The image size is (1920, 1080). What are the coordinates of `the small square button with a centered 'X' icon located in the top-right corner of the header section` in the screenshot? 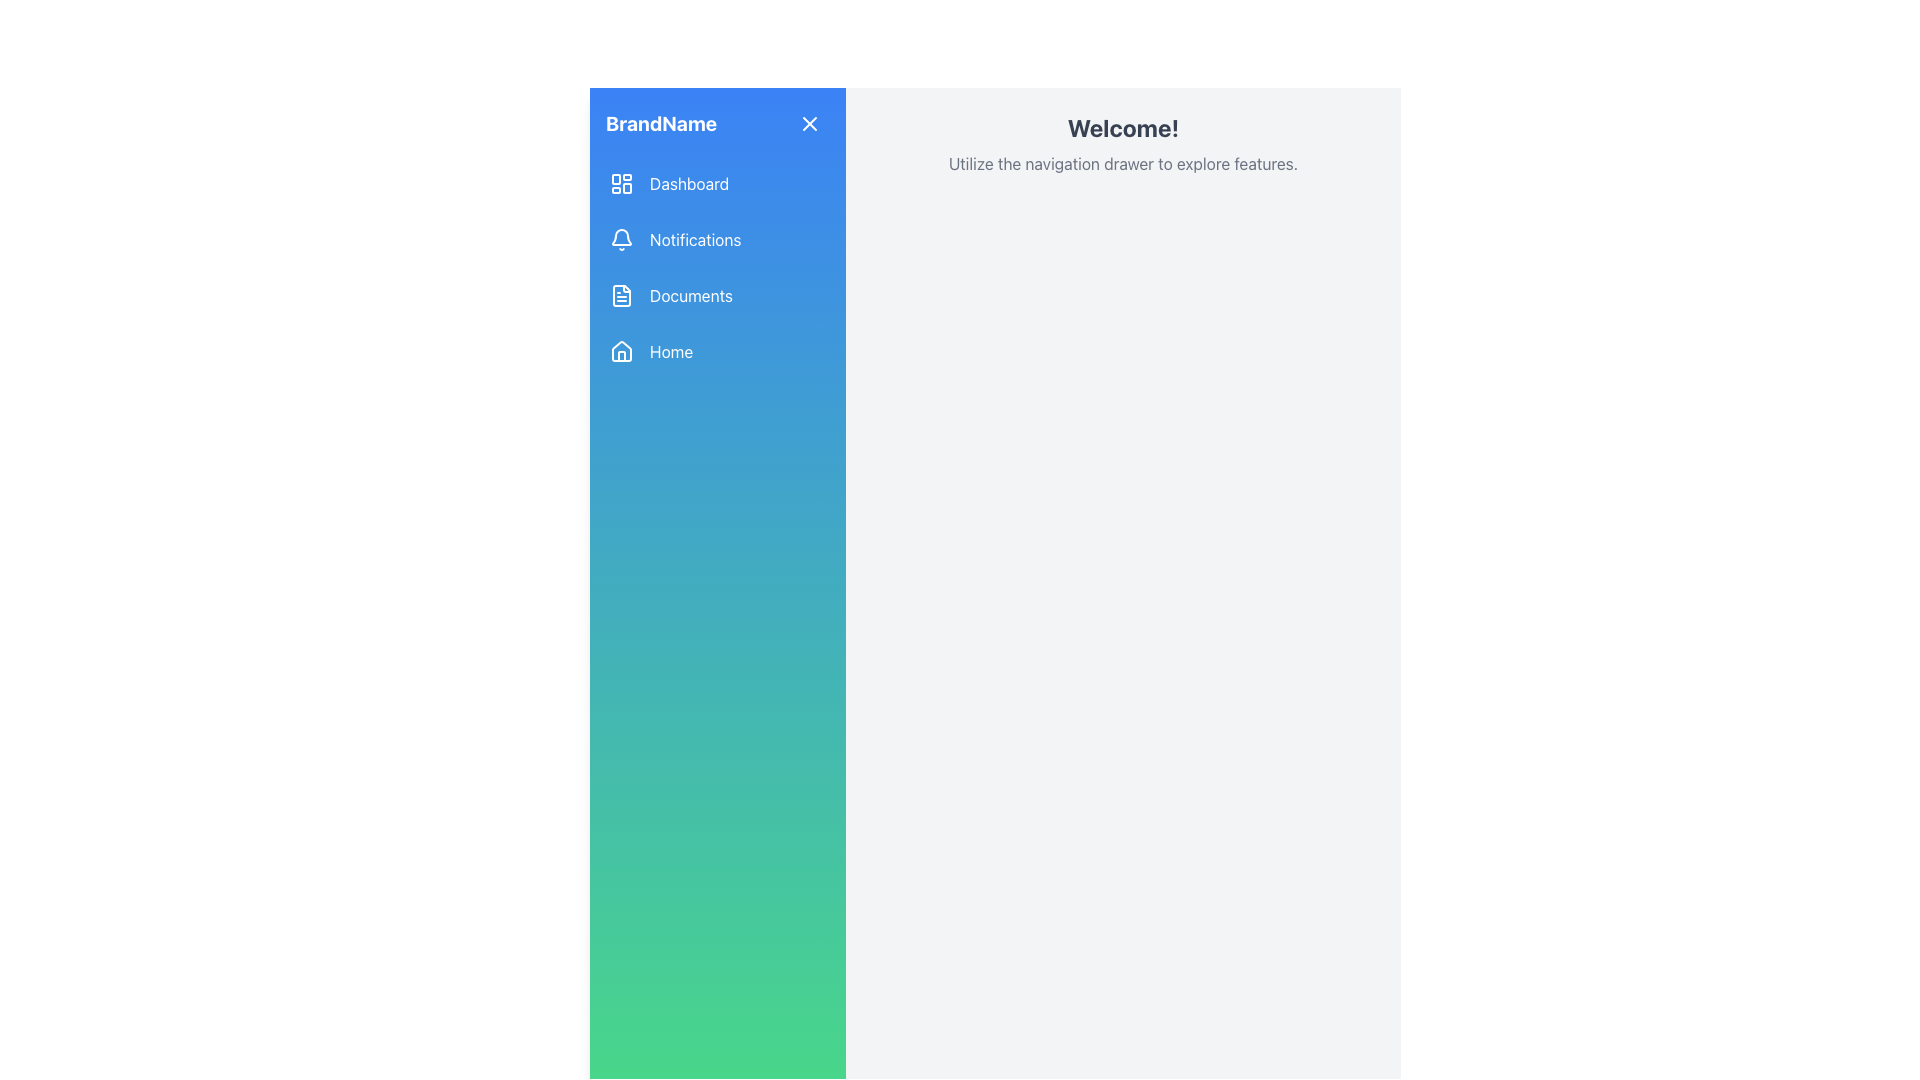 It's located at (810, 123).